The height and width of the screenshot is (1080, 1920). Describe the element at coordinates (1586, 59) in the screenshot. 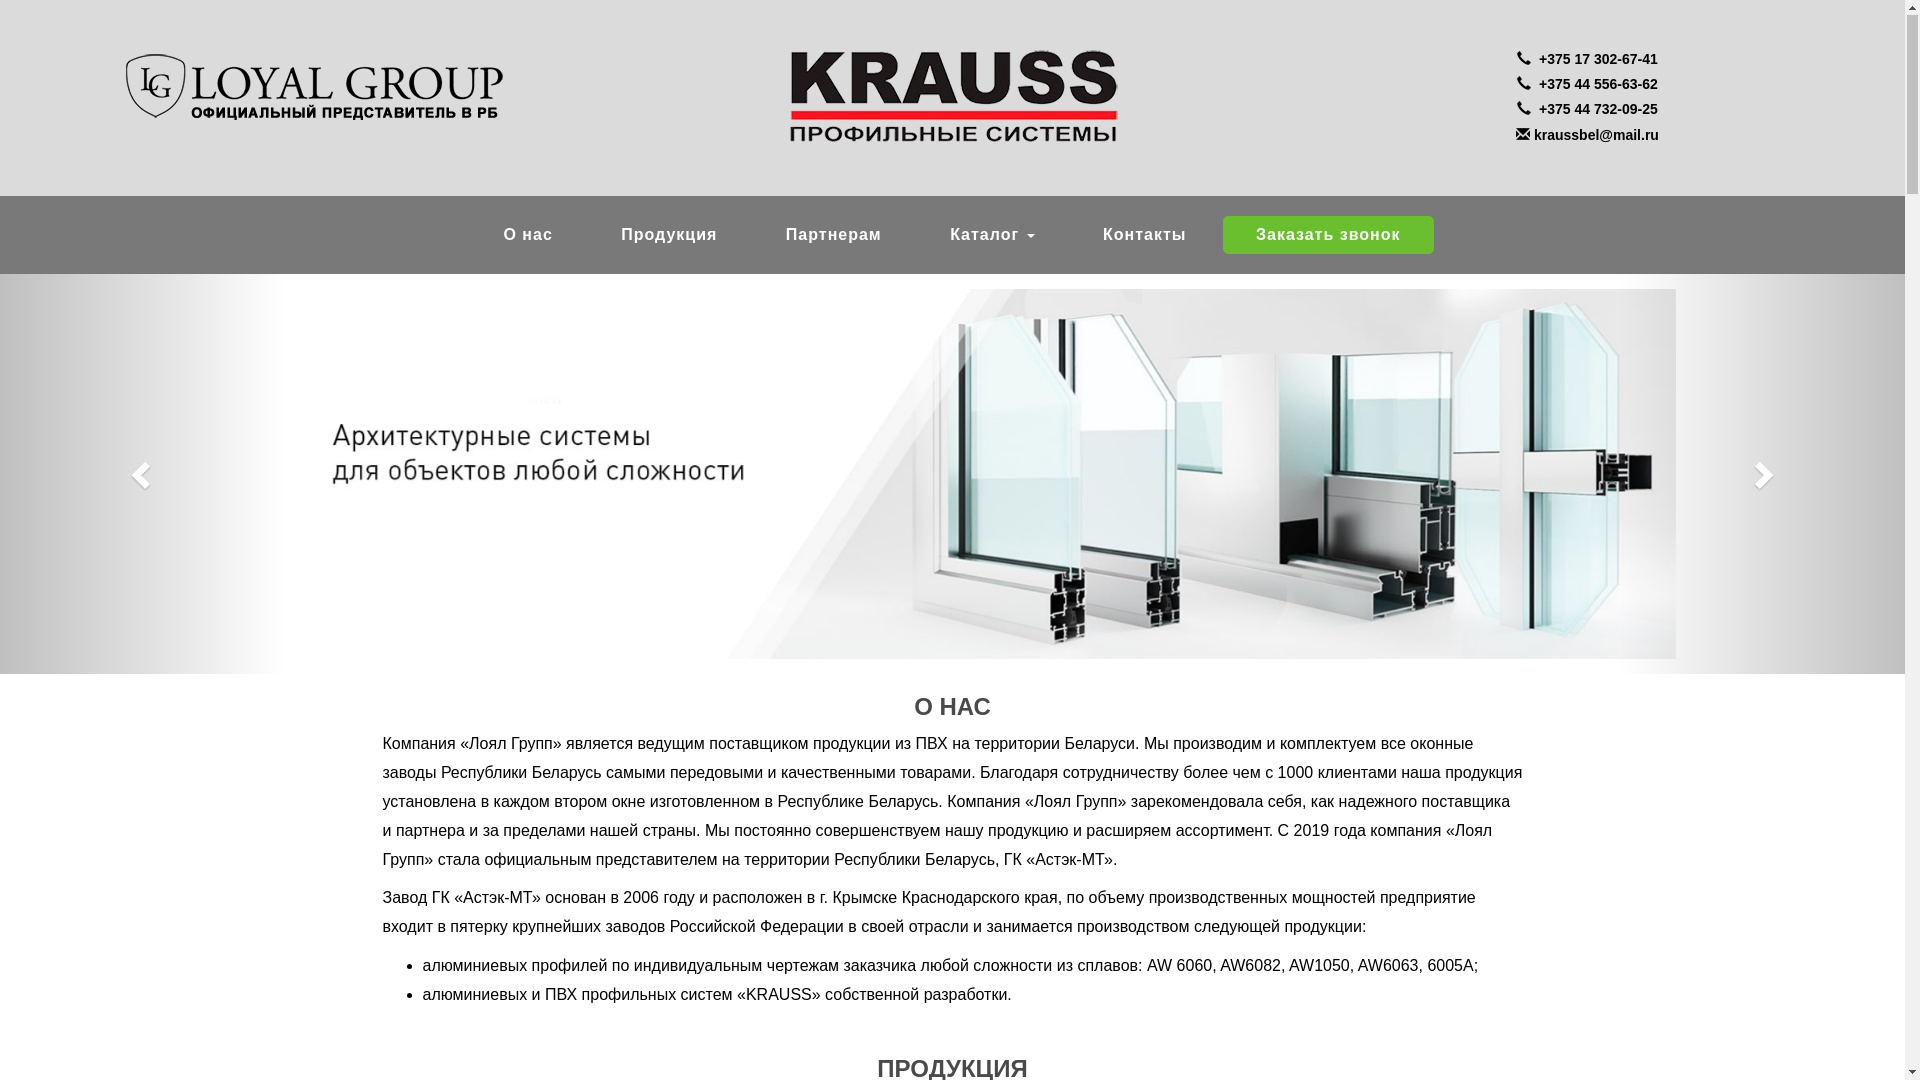

I see `'  +375 17 302-67-41'` at that location.